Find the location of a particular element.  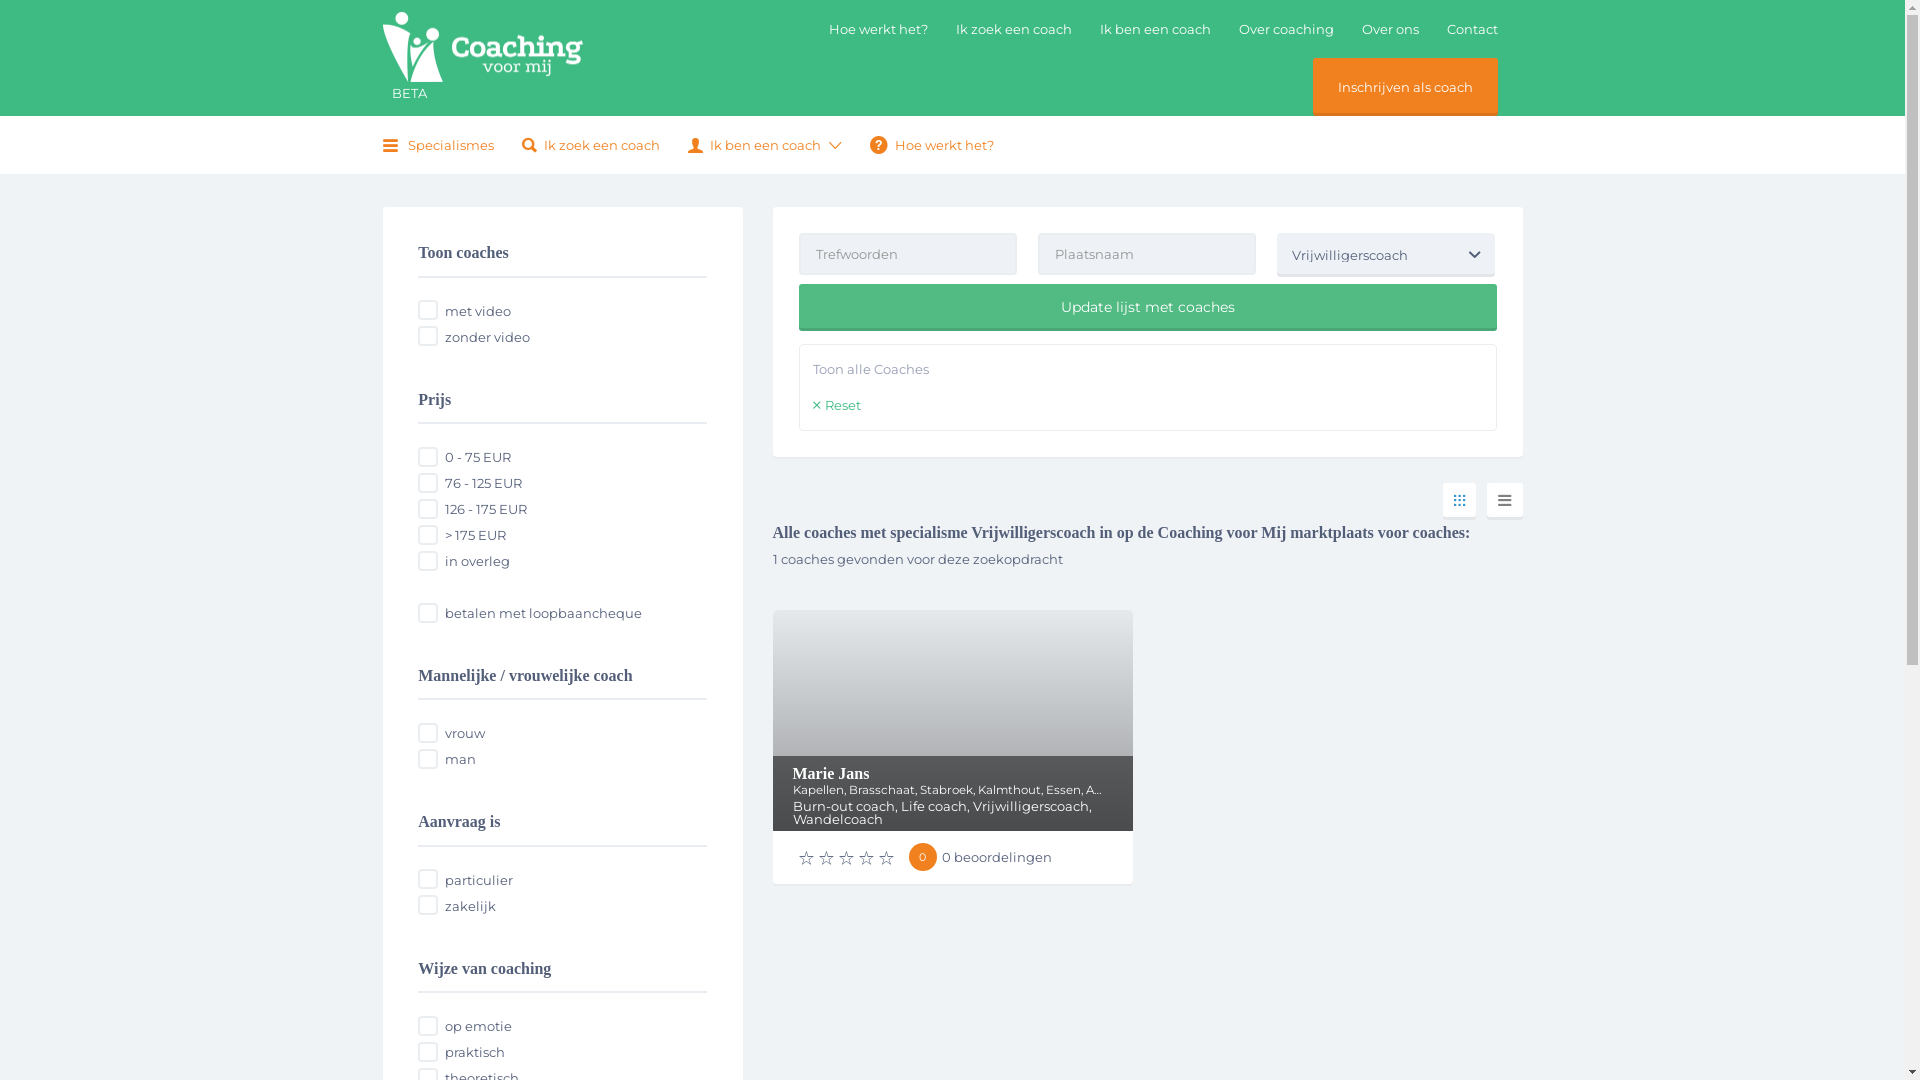

'male' is located at coordinates (426, 759).